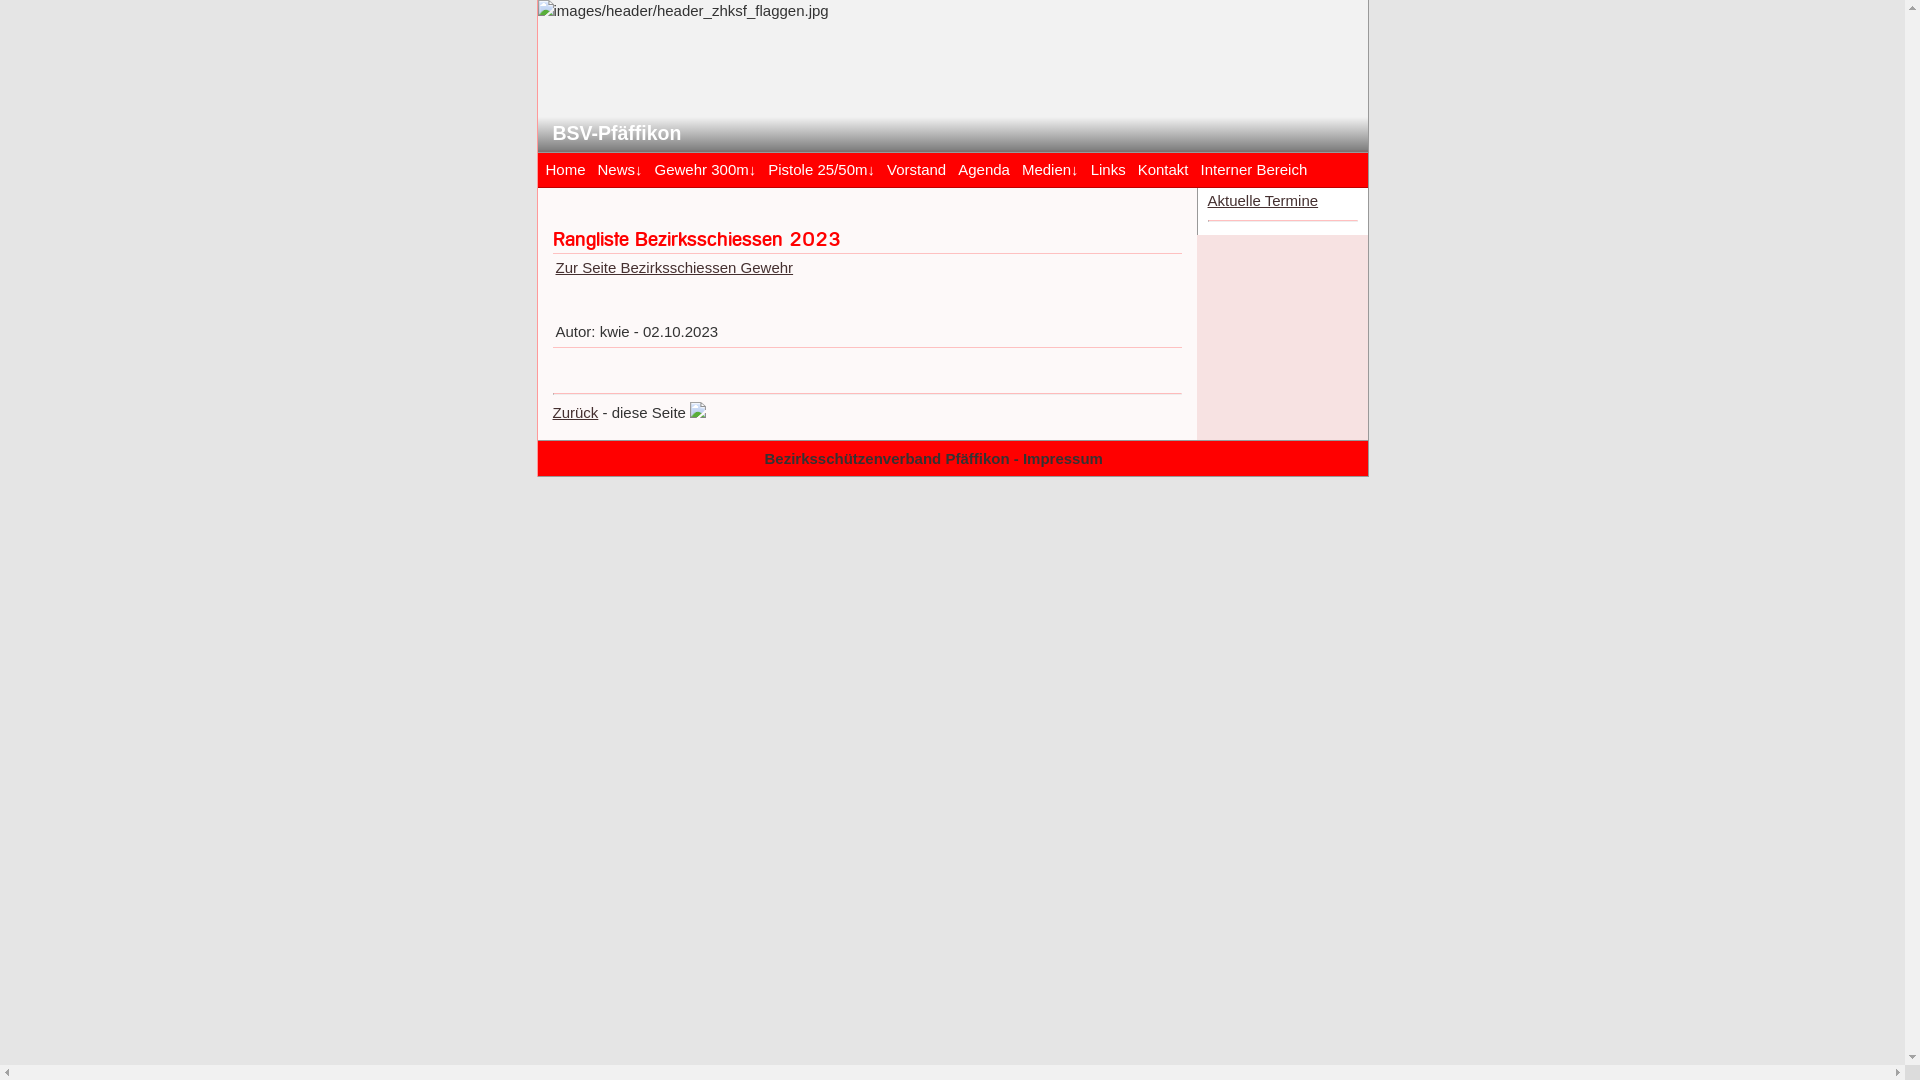 The image size is (1920, 1080). Describe the element at coordinates (1061, 458) in the screenshot. I see `'Impressum'` at that location.